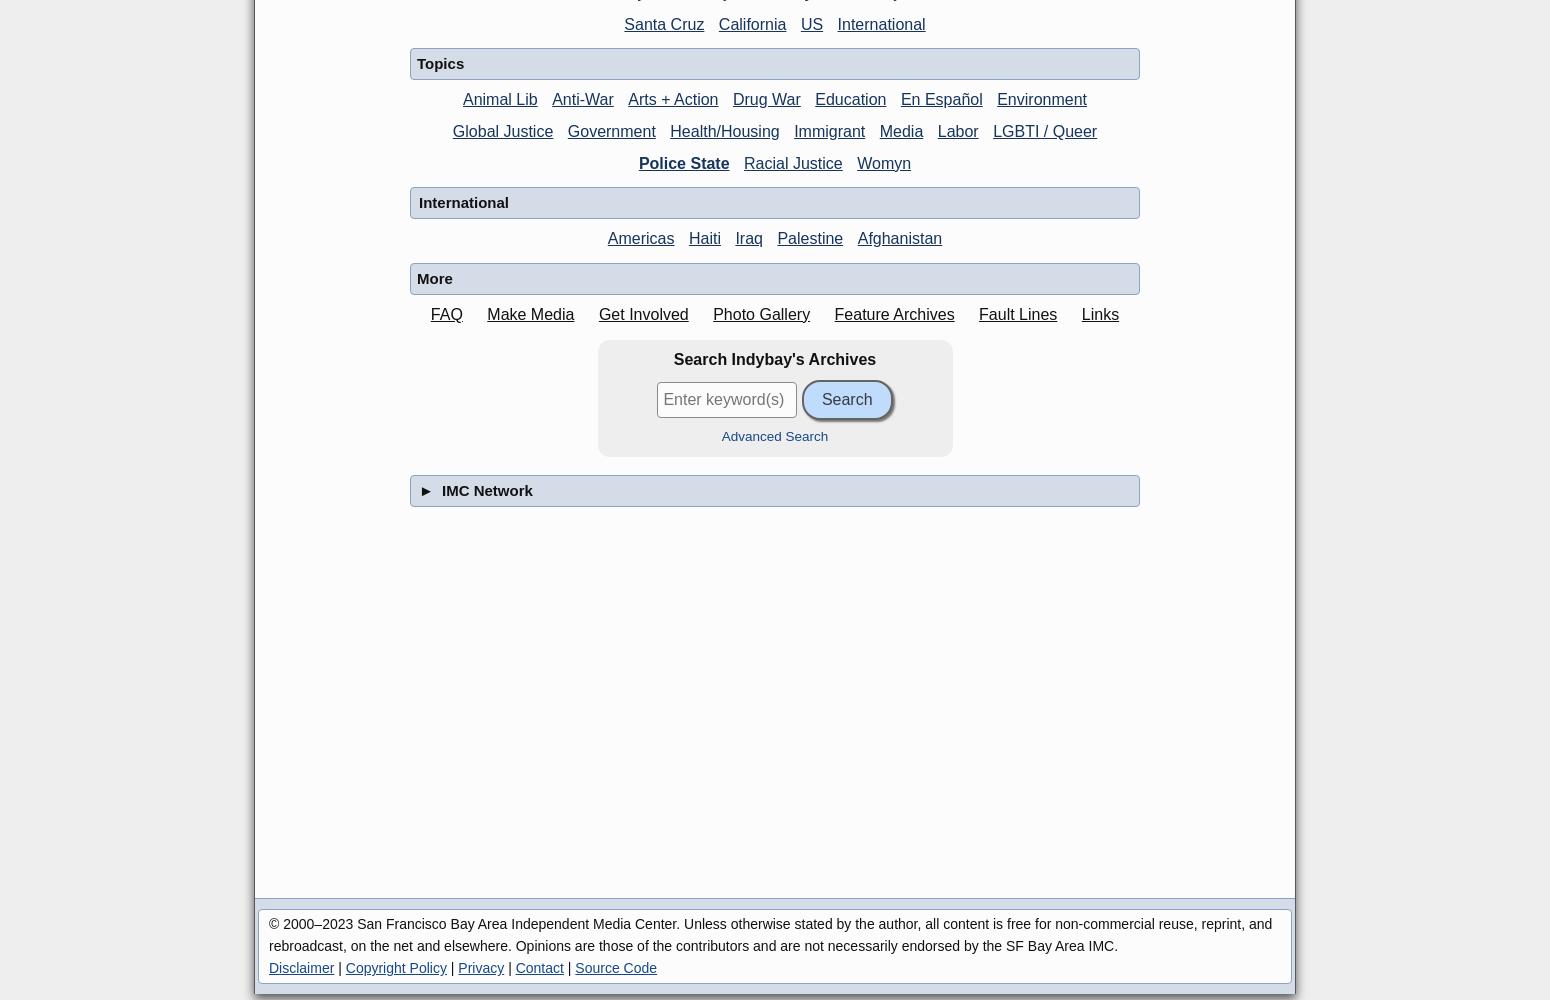 The image size is (1550, 1000). Describe the element at coordinates (849, 98) in the screenshot. I see `'Education'` at that location.